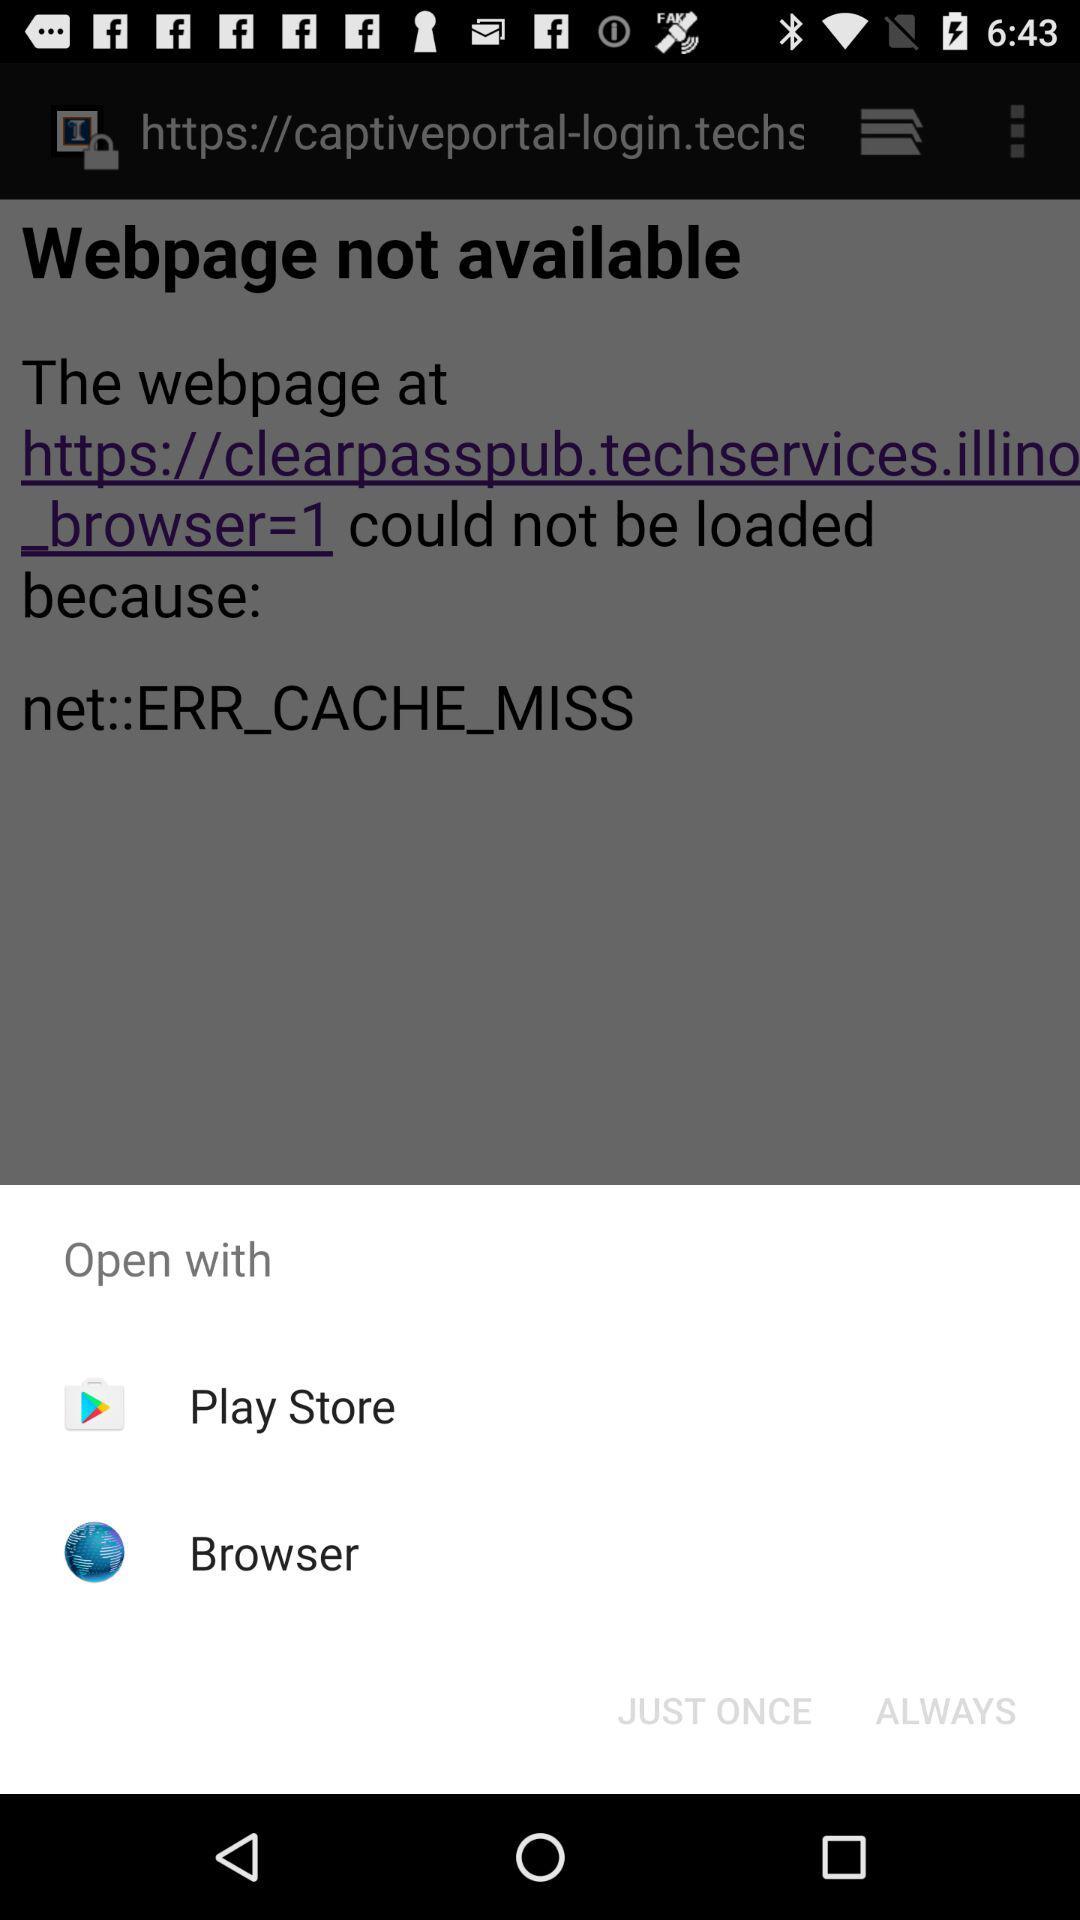 The width and height of the screenshot is (1080, 1920). Describe the element at coordinates (945, 1708) in the screenshot. I see `the always item` at that location.